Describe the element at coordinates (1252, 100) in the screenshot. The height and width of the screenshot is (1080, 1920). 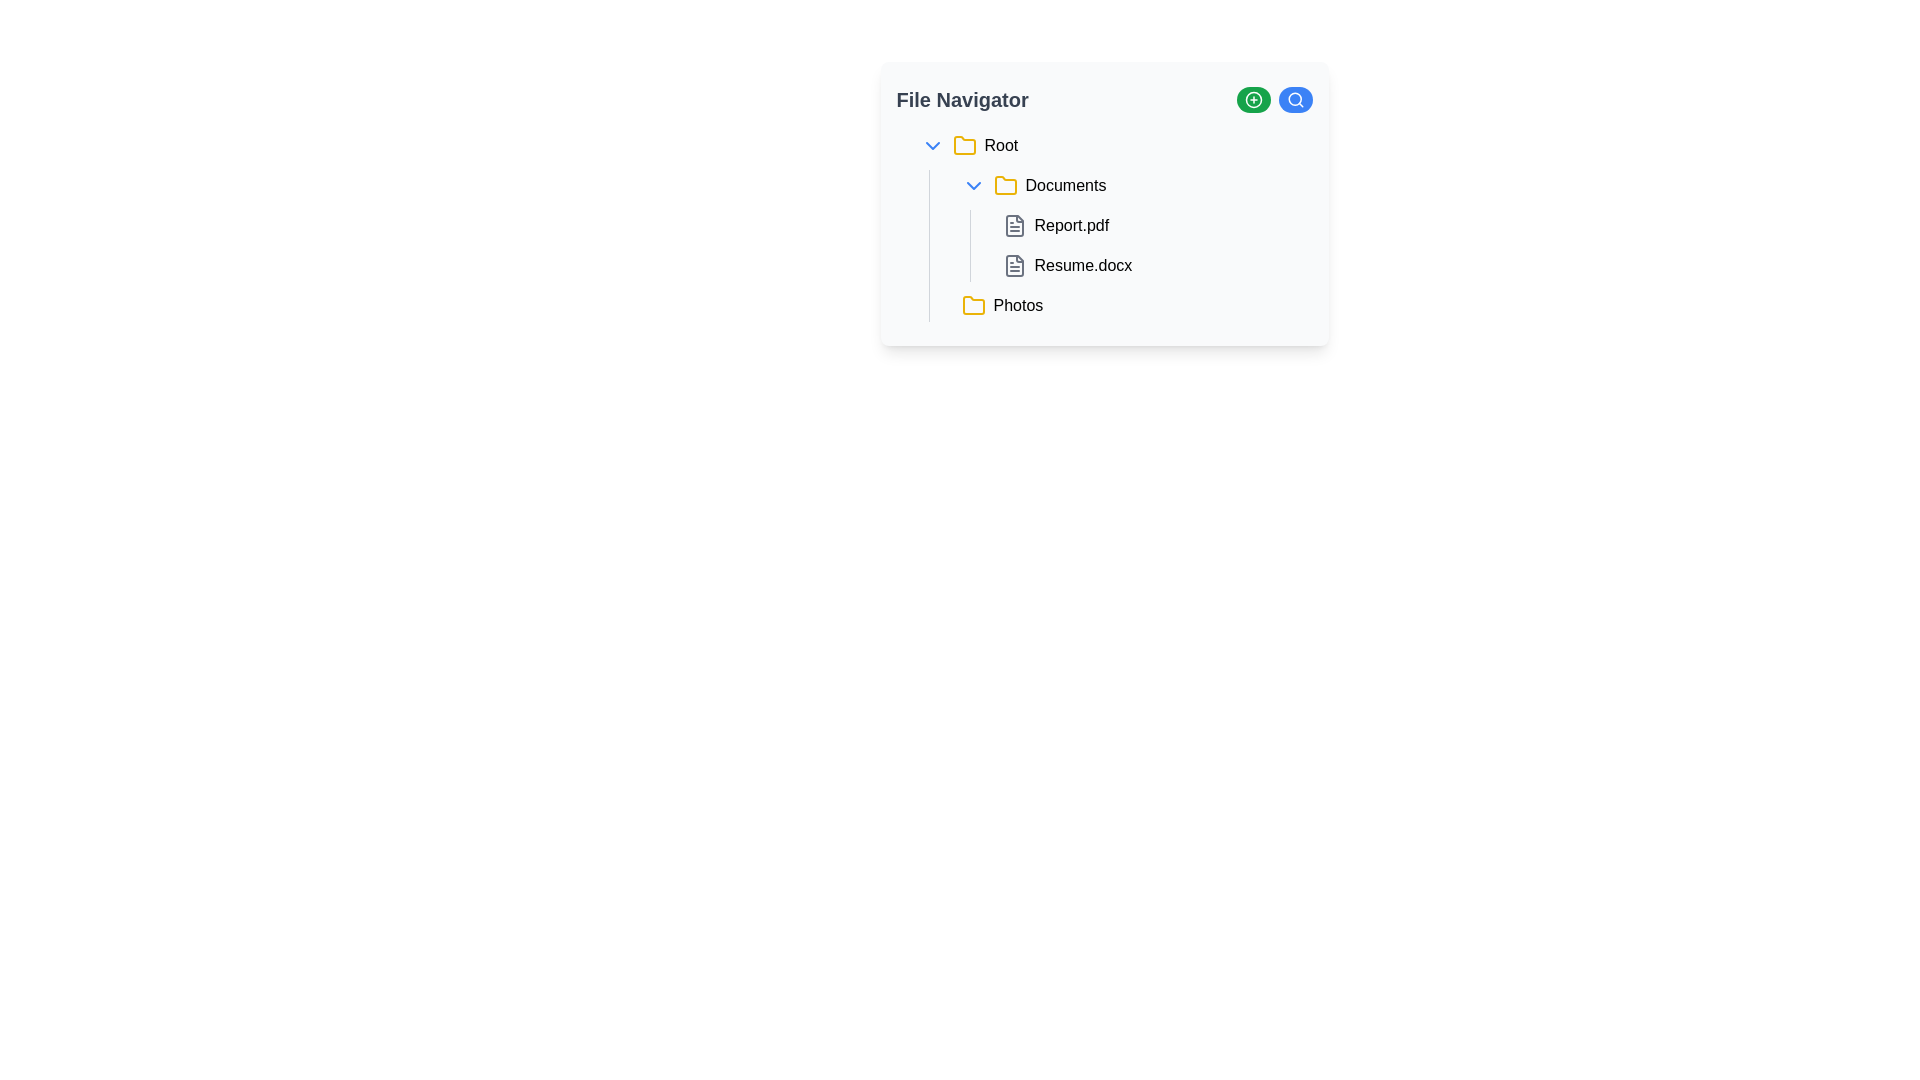
I see `the button located at the top-right corner of the 'File Navigator' interface` at that location.